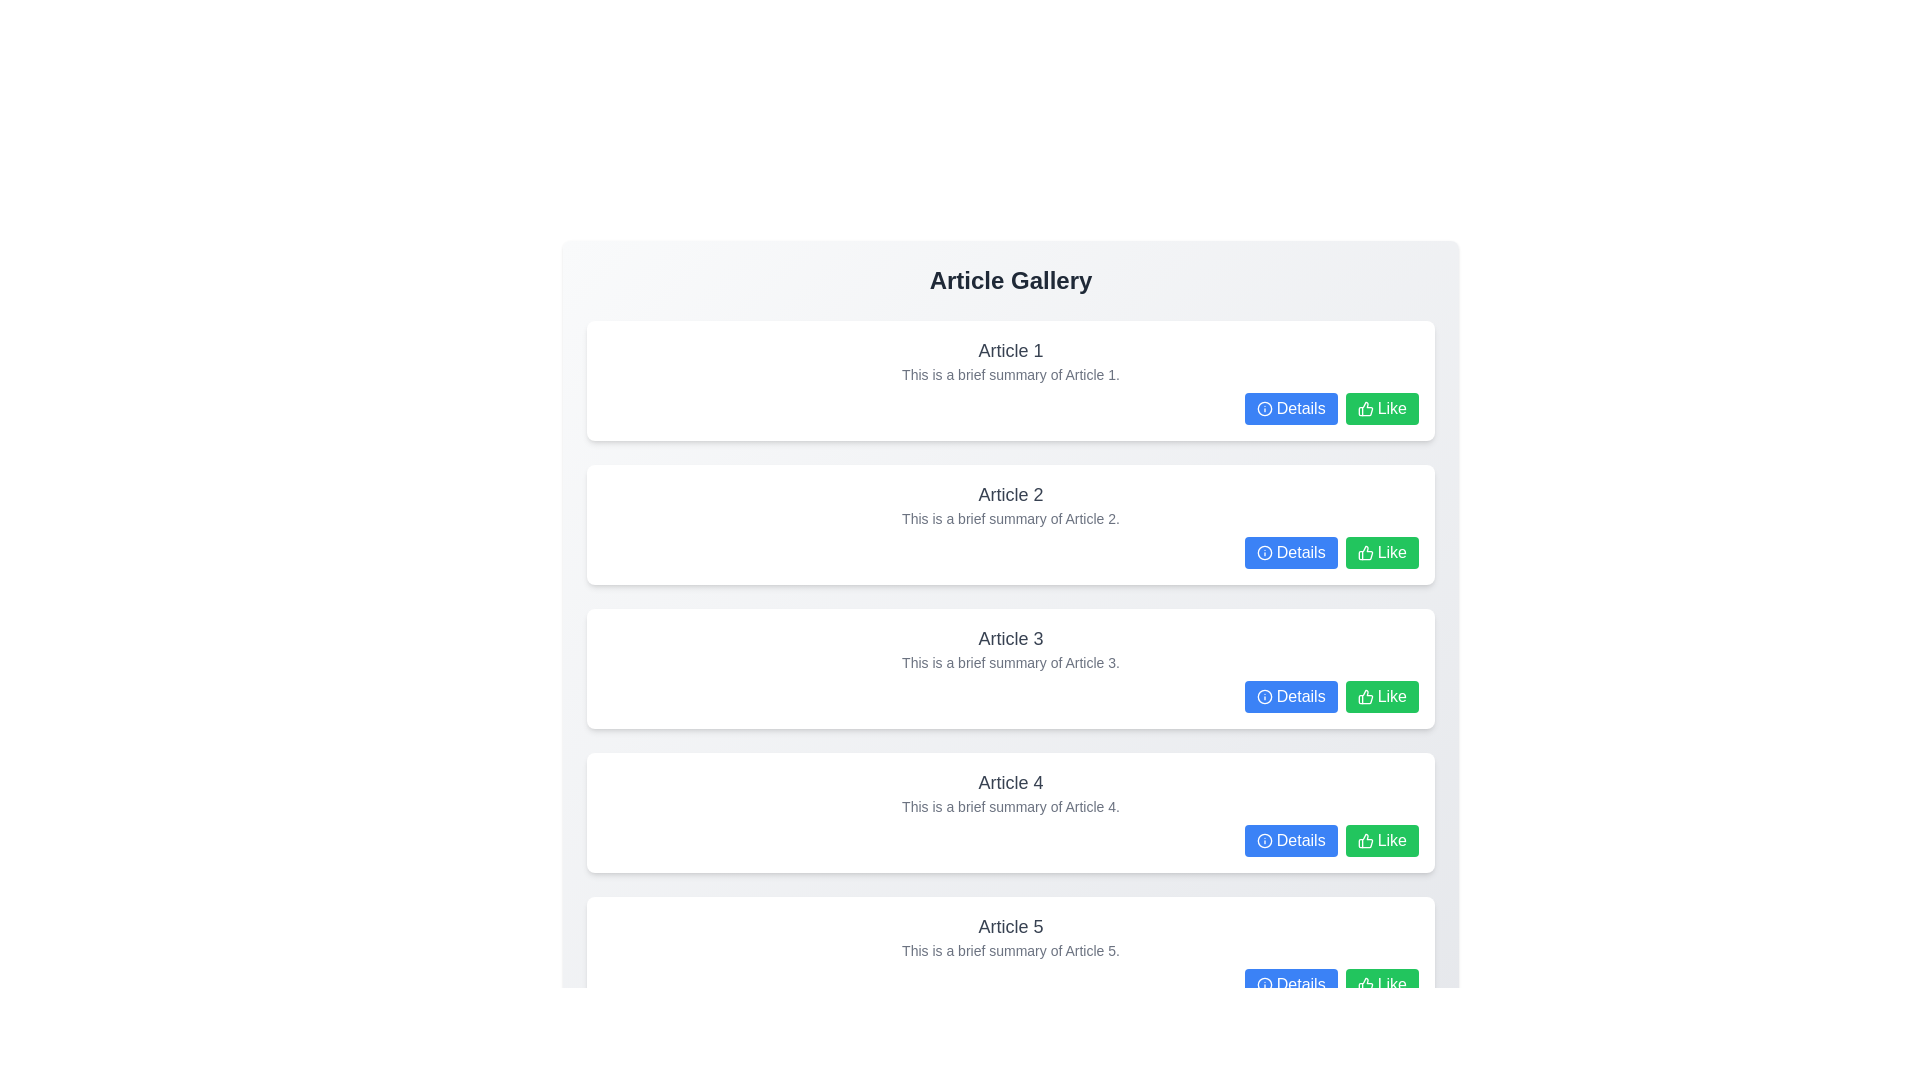  I want to click on the visual representation of the icon located to the left of the 'Details' text within the 'Details' button in the fourth card for 'Article 4', so click(1263, 840).